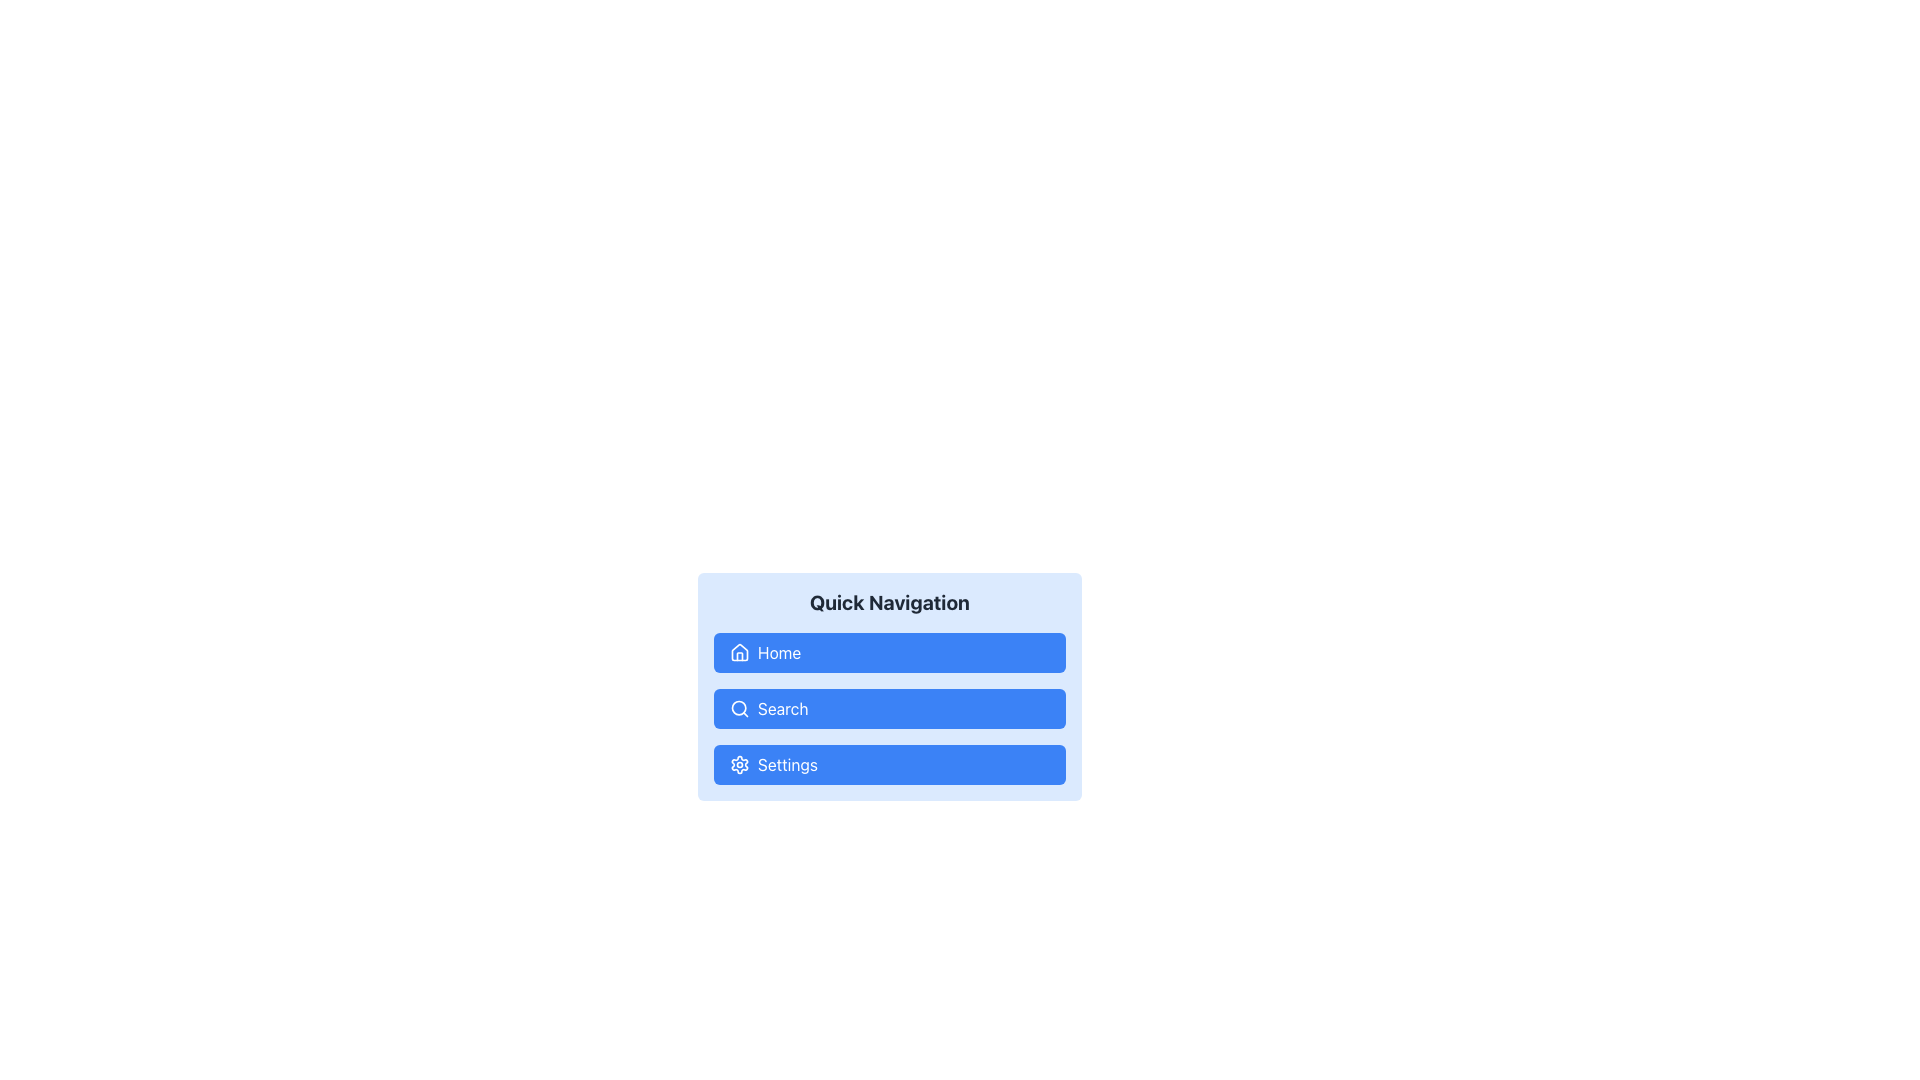 This screenshot has width=1920, height=1080. I want to click on the gear icon, which is a graphical icon with a circular layout and radial extensions, located to the left of the 'Settings' button, so click(738, 764).